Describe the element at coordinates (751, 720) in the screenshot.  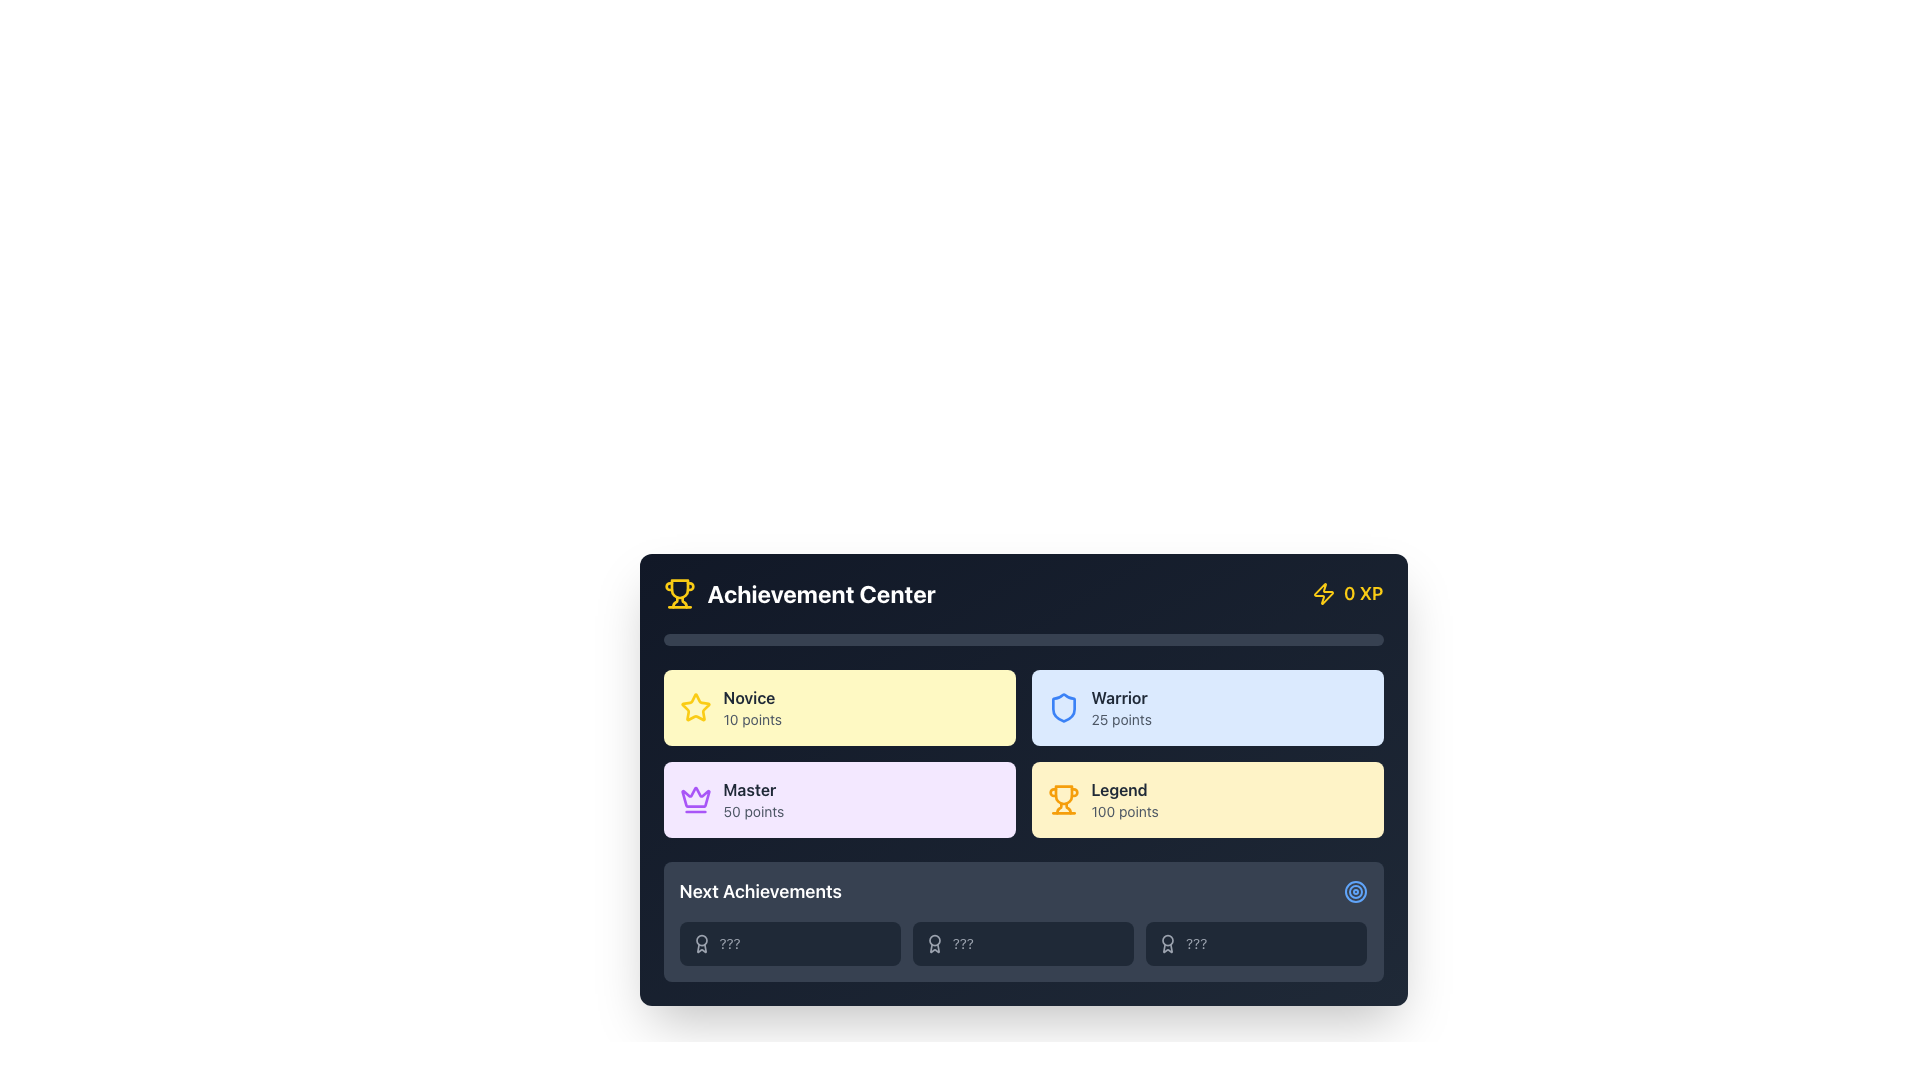
I see `the text label displaying '10 points', which is located below the 'Novice' label in the yellow-highlighted achievement box` at that location.